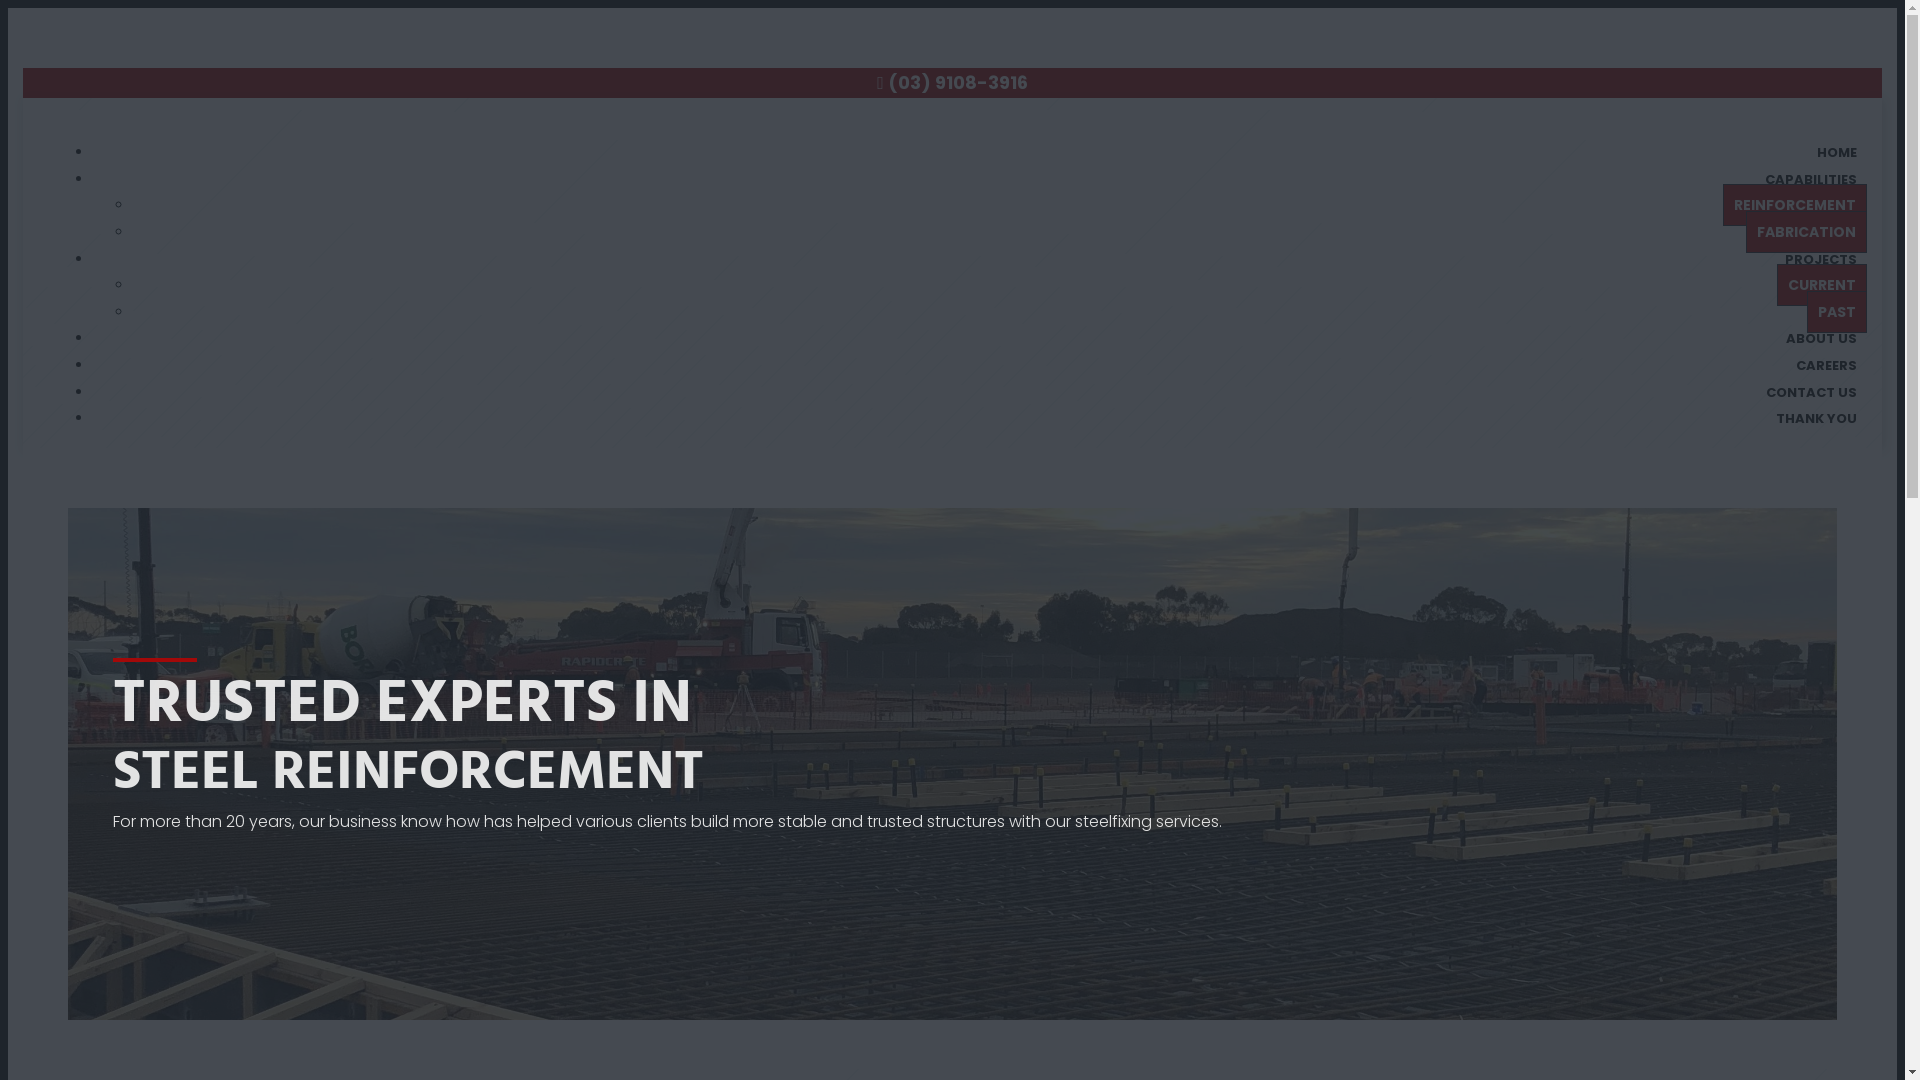  What do you see at coordinates (1806, 230) in the screenshot?
I see `'FABRICATION'` at bounding box center [1806, 230].